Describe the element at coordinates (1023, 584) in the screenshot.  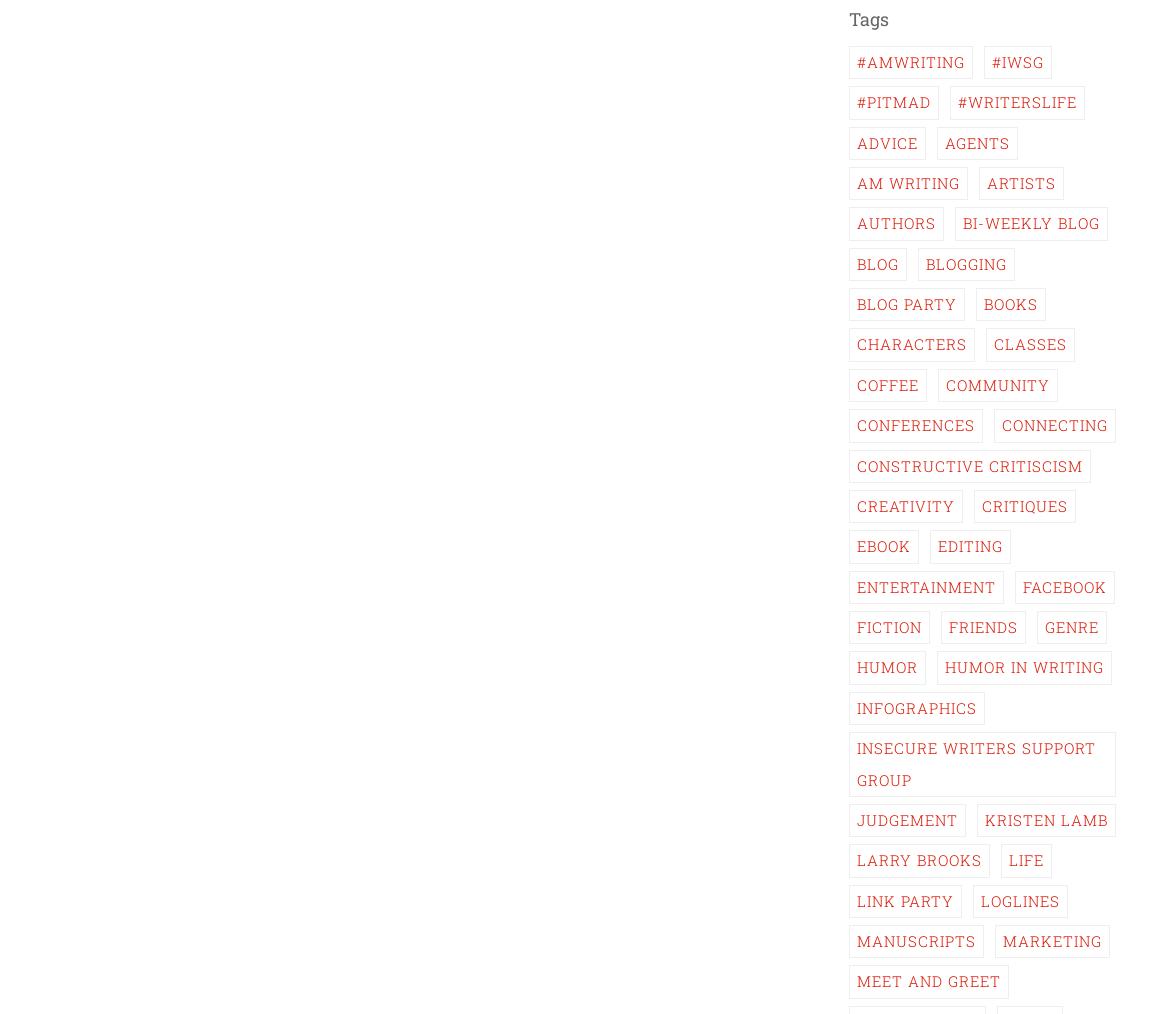
I see `'Facebook'` at that location.